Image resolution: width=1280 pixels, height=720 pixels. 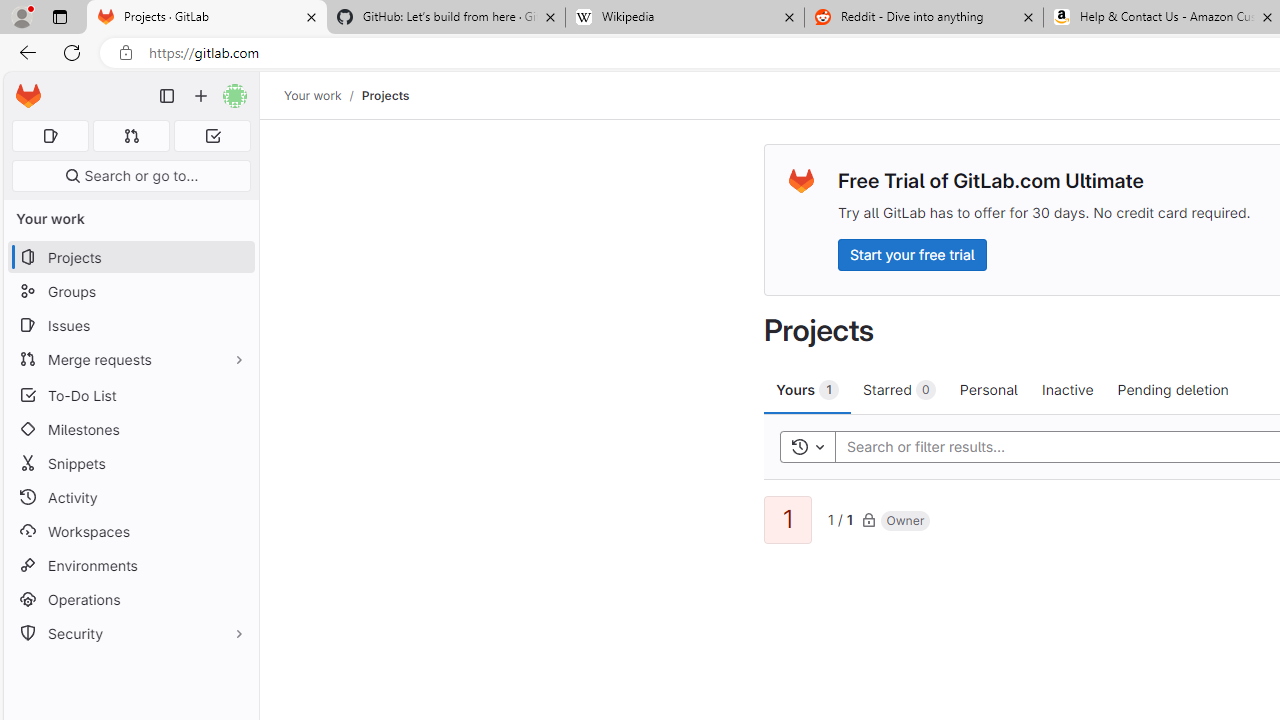 What do you see at coordinates (130, 428) in the screenshot?
I see `'Milestones'` at bounding box center [130, 428].